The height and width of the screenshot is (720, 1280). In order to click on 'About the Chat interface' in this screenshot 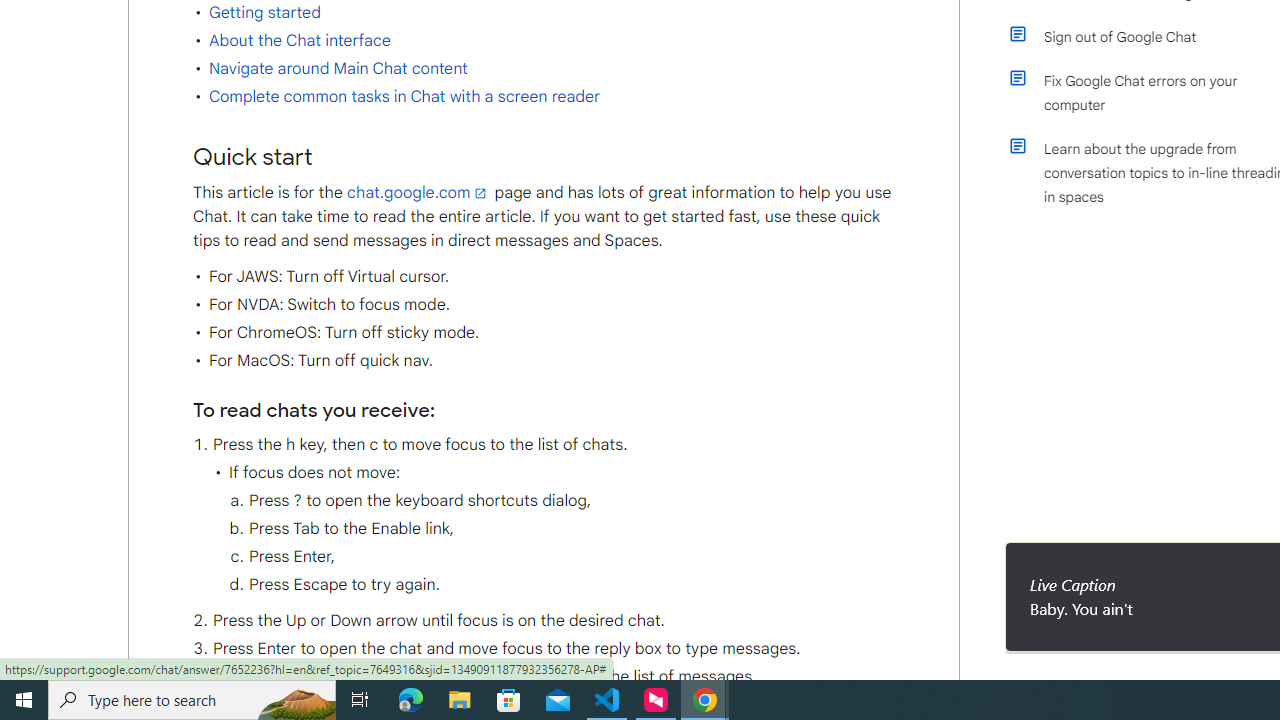, I will do `click(298, 41)`.